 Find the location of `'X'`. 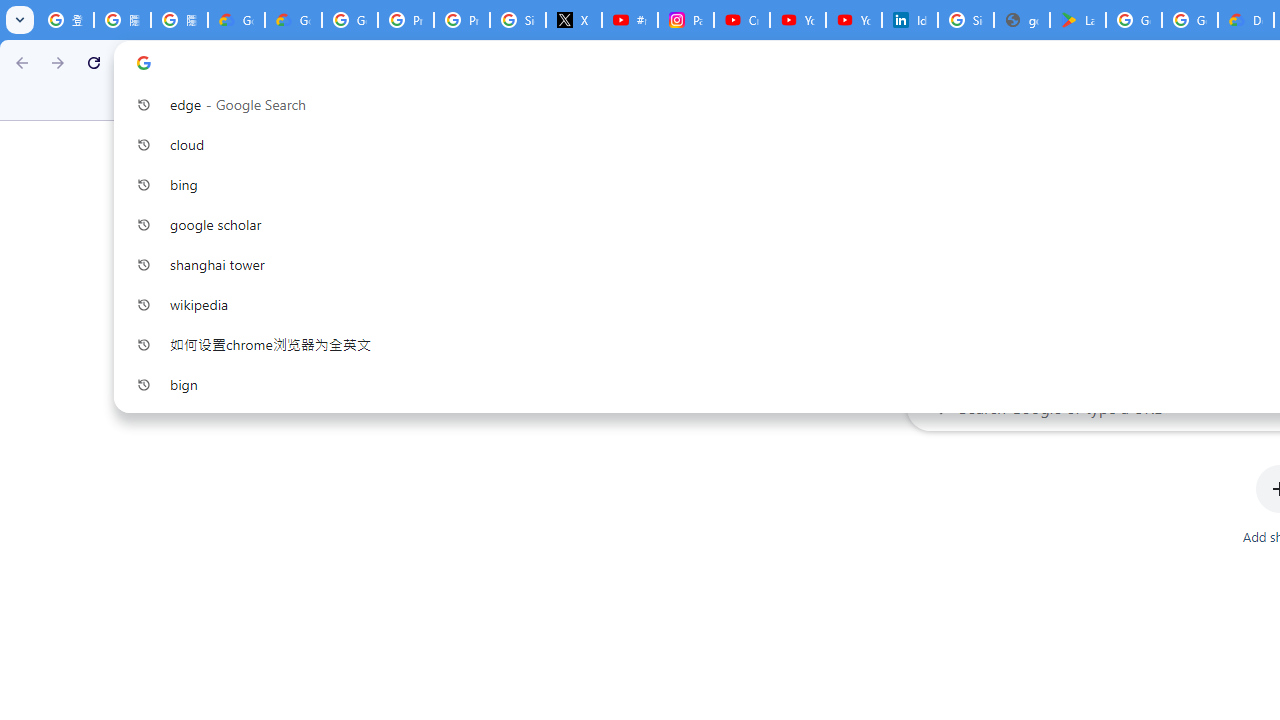

'X' is located at coordinates (573, 20).